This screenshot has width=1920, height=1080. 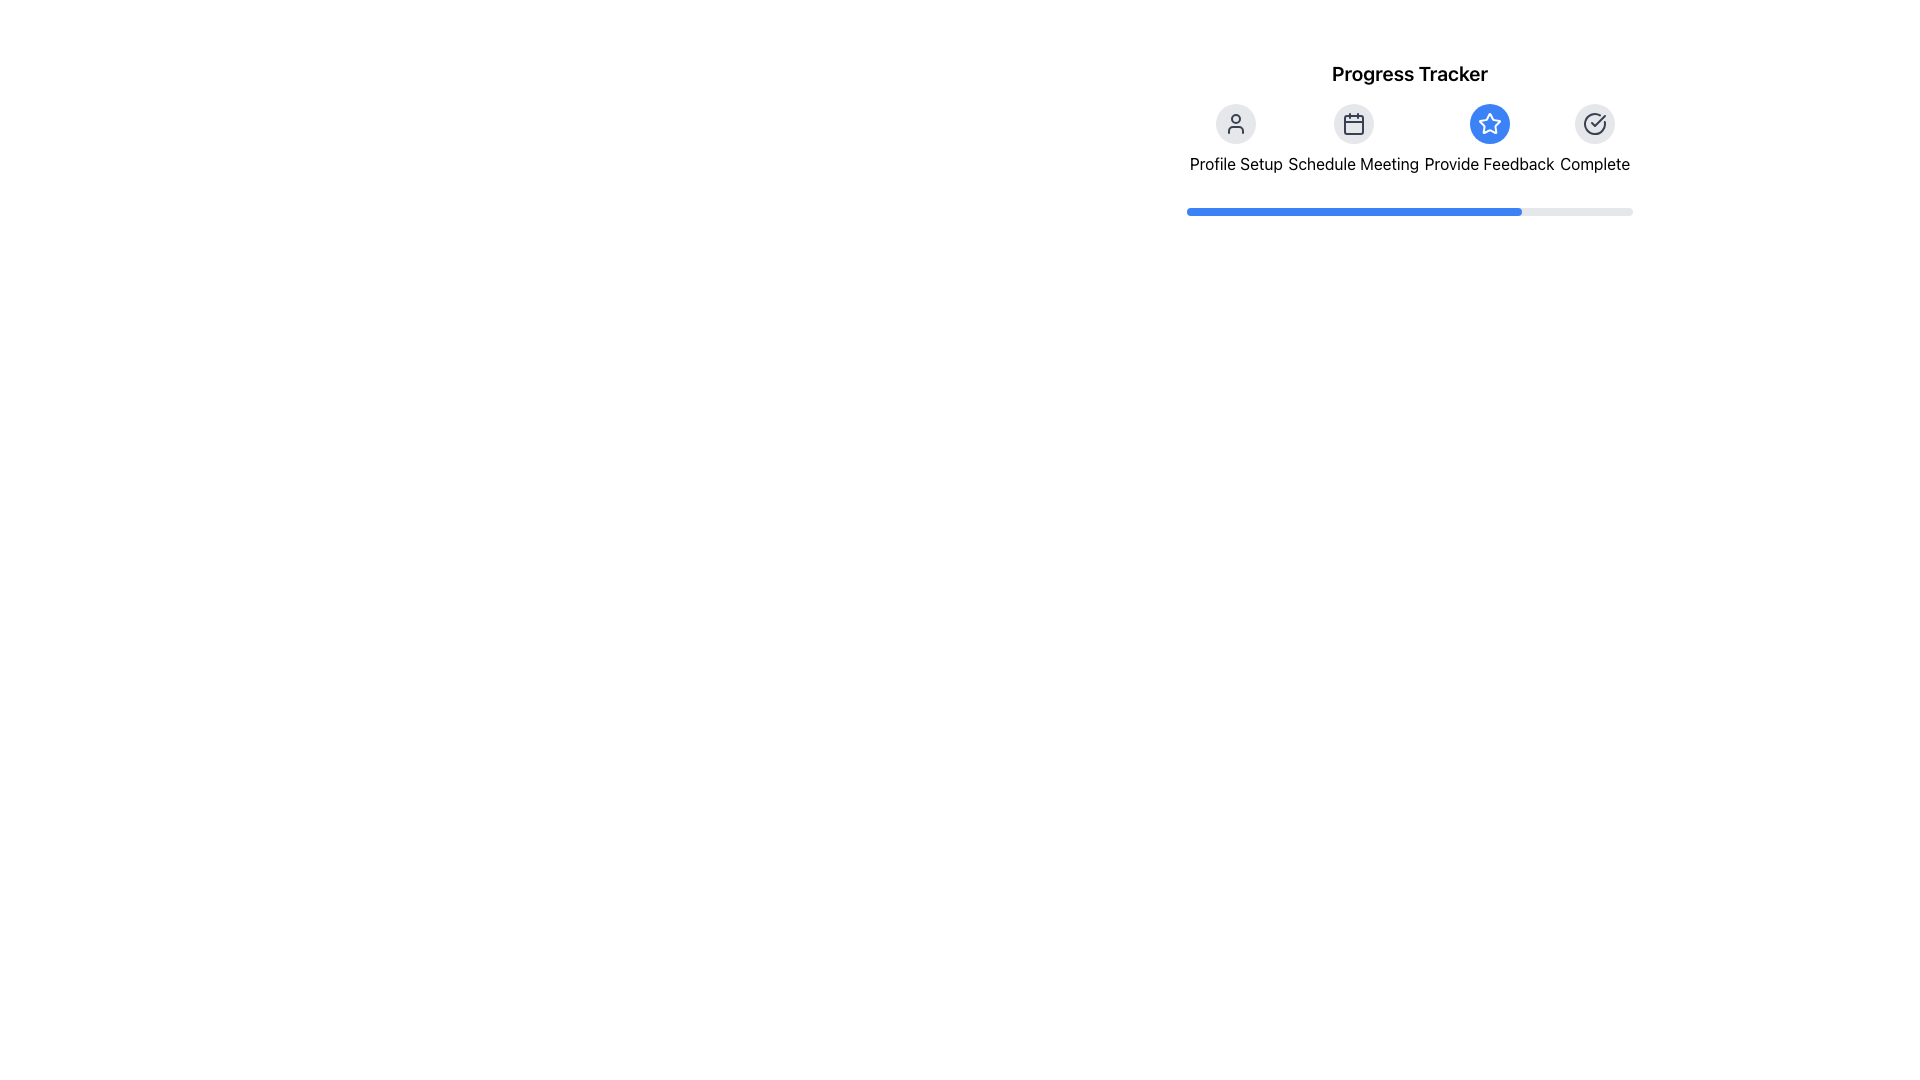 I want to click on the circular checkmark icon located at the far-right position among a series of similar icons above the progress tracker, so click(x=1594, y=123).